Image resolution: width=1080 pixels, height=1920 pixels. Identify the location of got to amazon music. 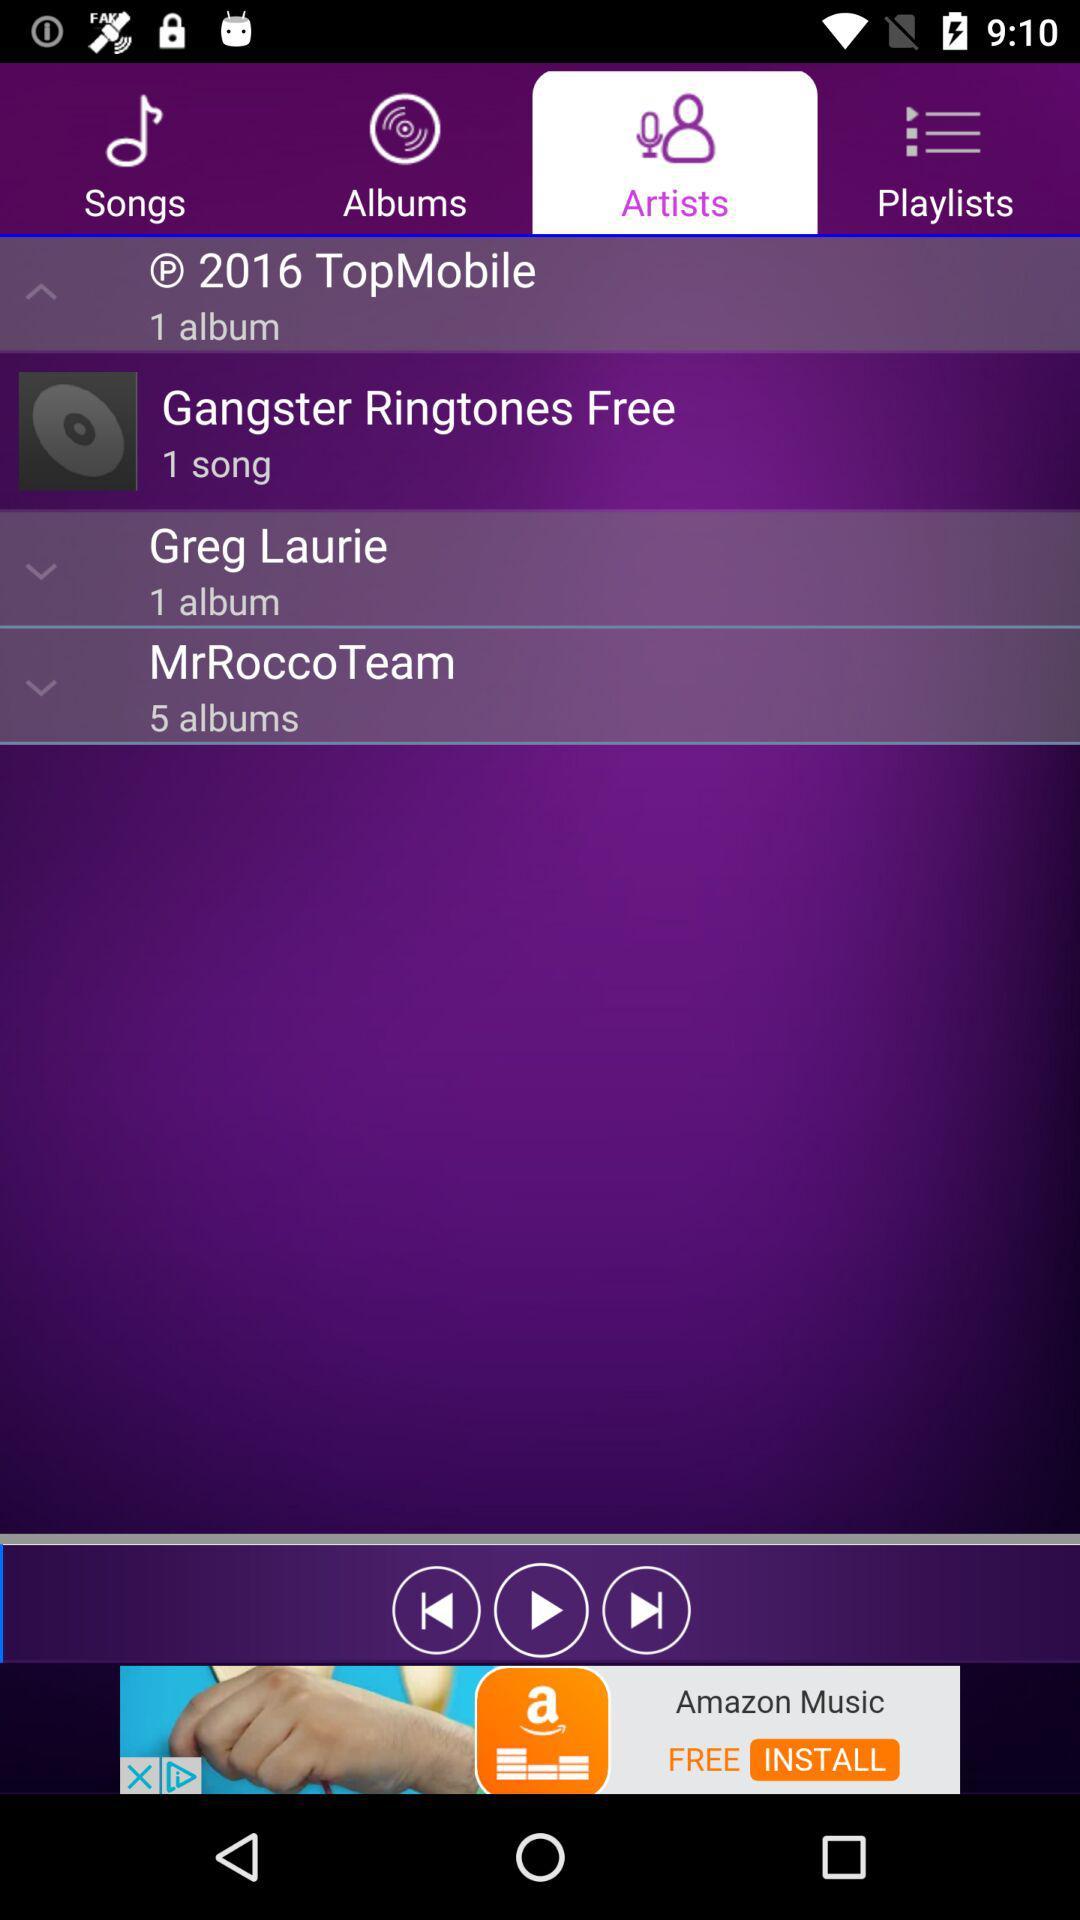
(540, 1727).